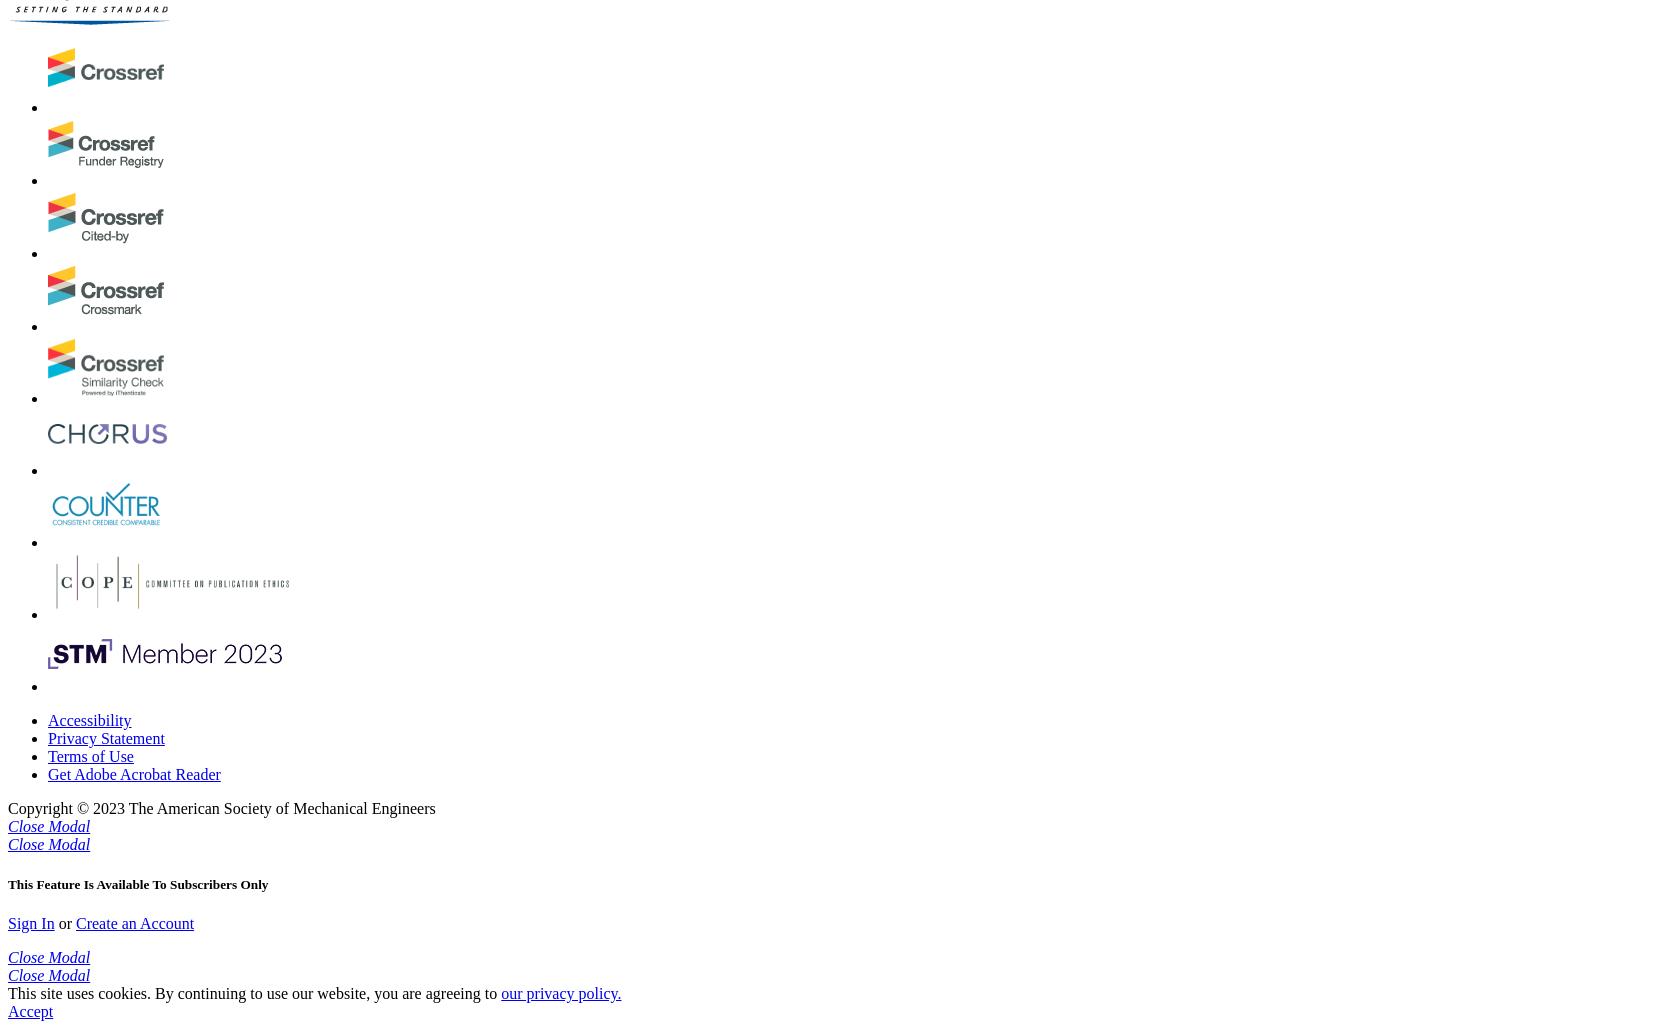 Image resolution: width=1656 pixels, height=1028 pixels. I want to click on 'or', so click(52, 922).